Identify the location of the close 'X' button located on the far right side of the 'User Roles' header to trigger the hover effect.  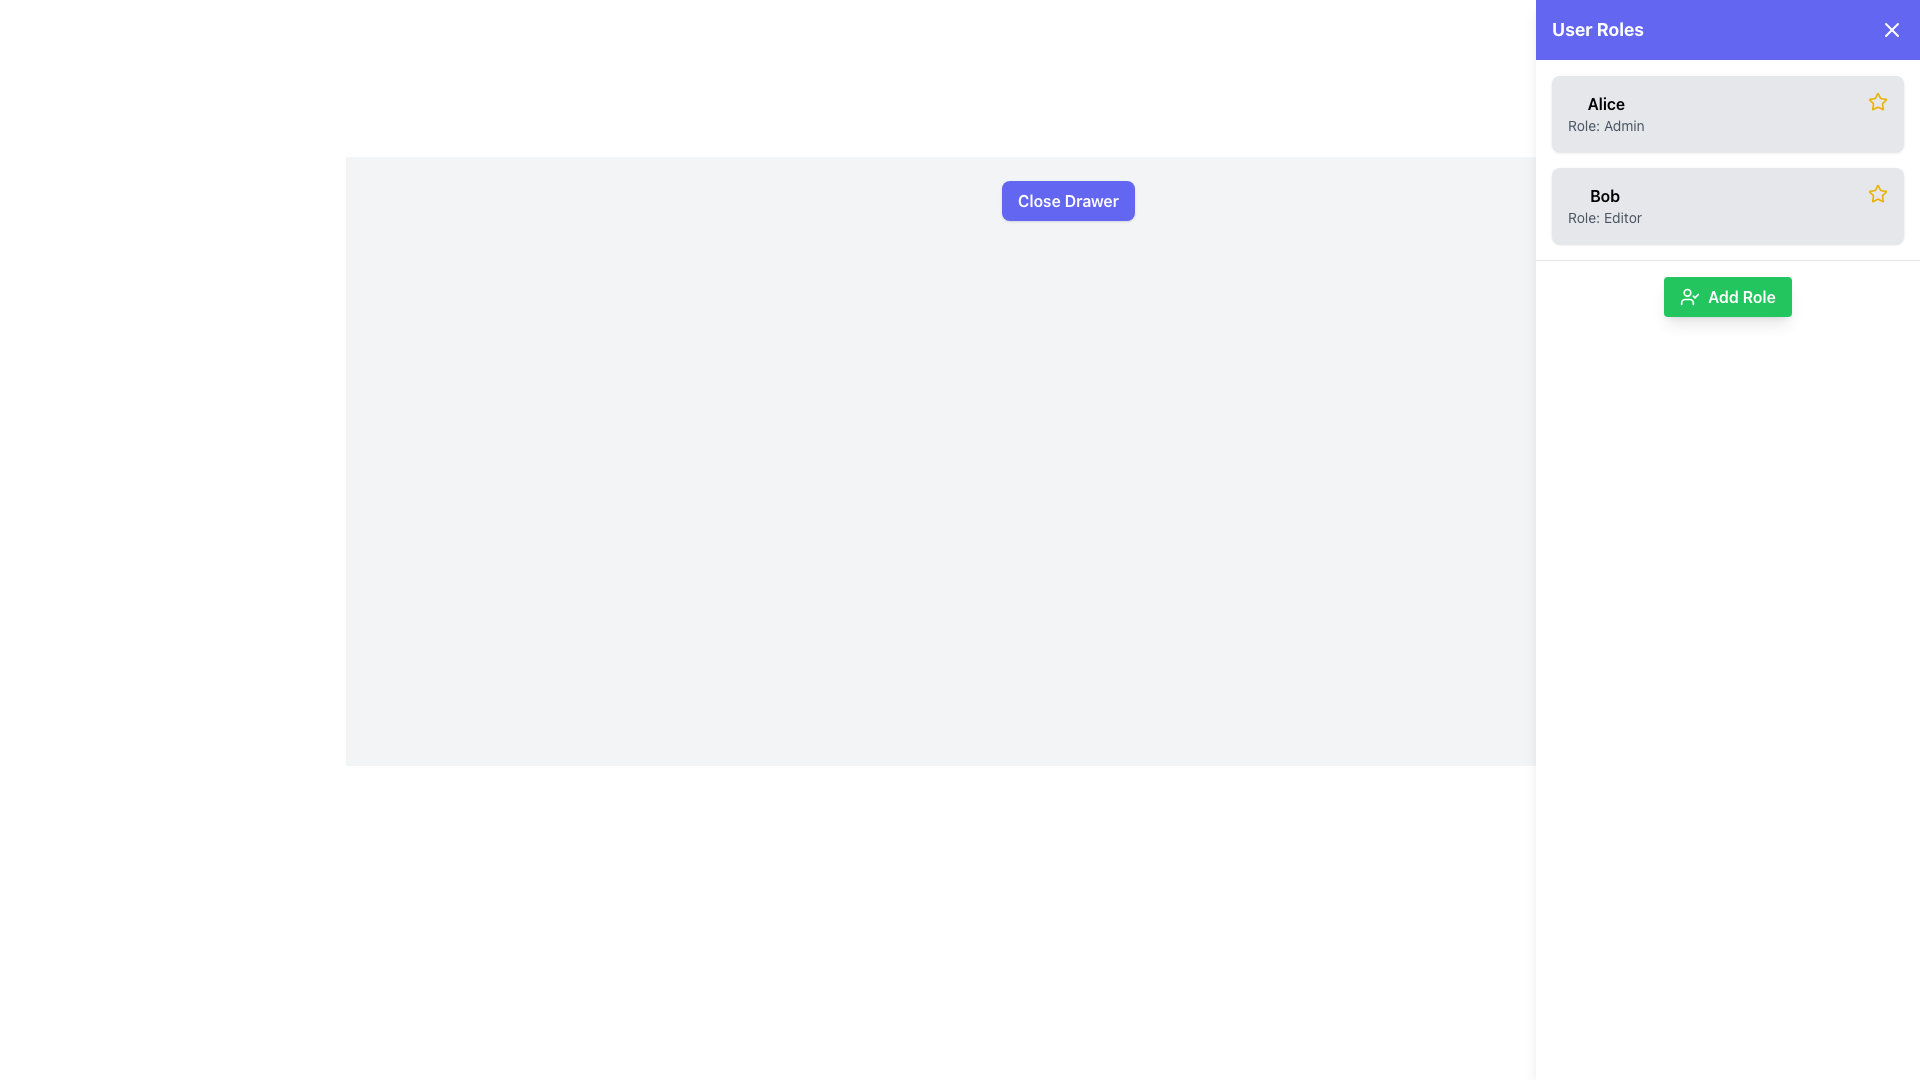
(1890, 30).